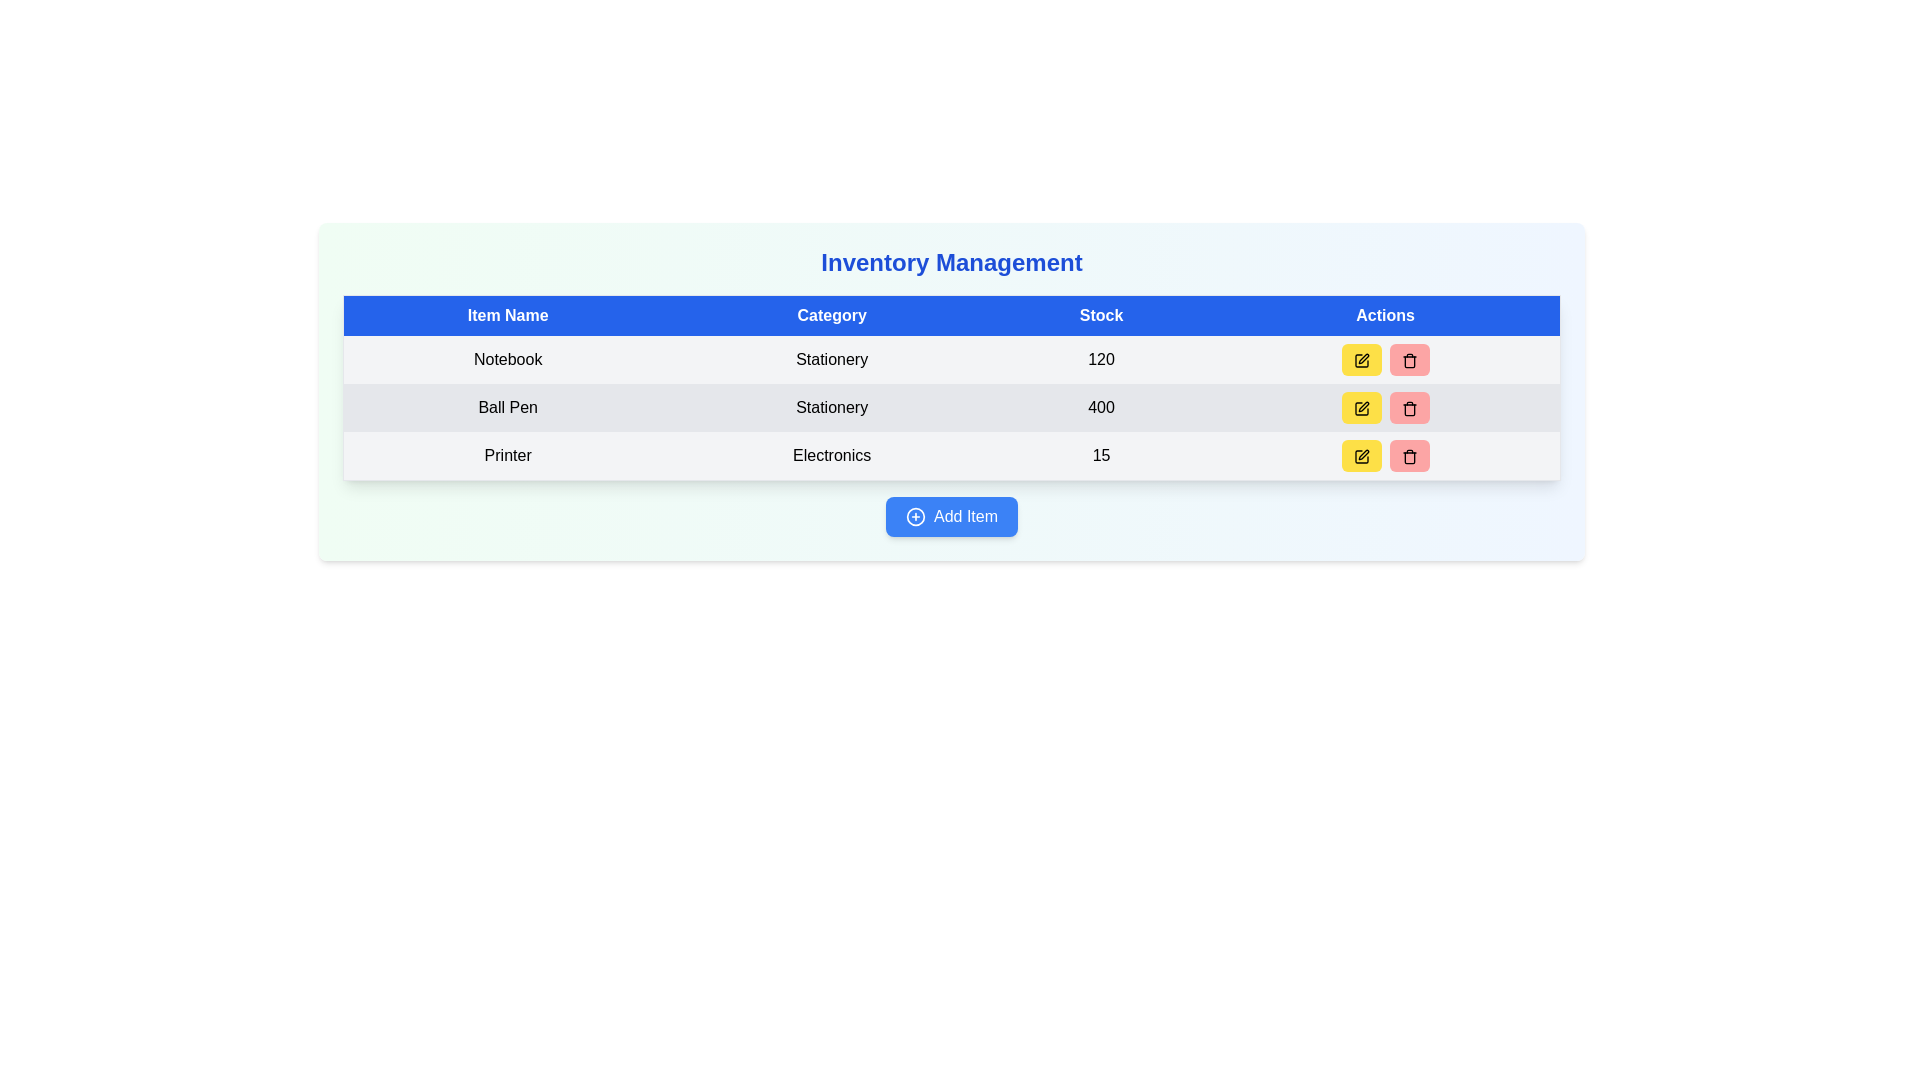  I want to click on the yellow edit button with a pen icon located in the 'Actions' column of the first row in the table, corresponding to the 'Notebook' item, so click(1360, 360).